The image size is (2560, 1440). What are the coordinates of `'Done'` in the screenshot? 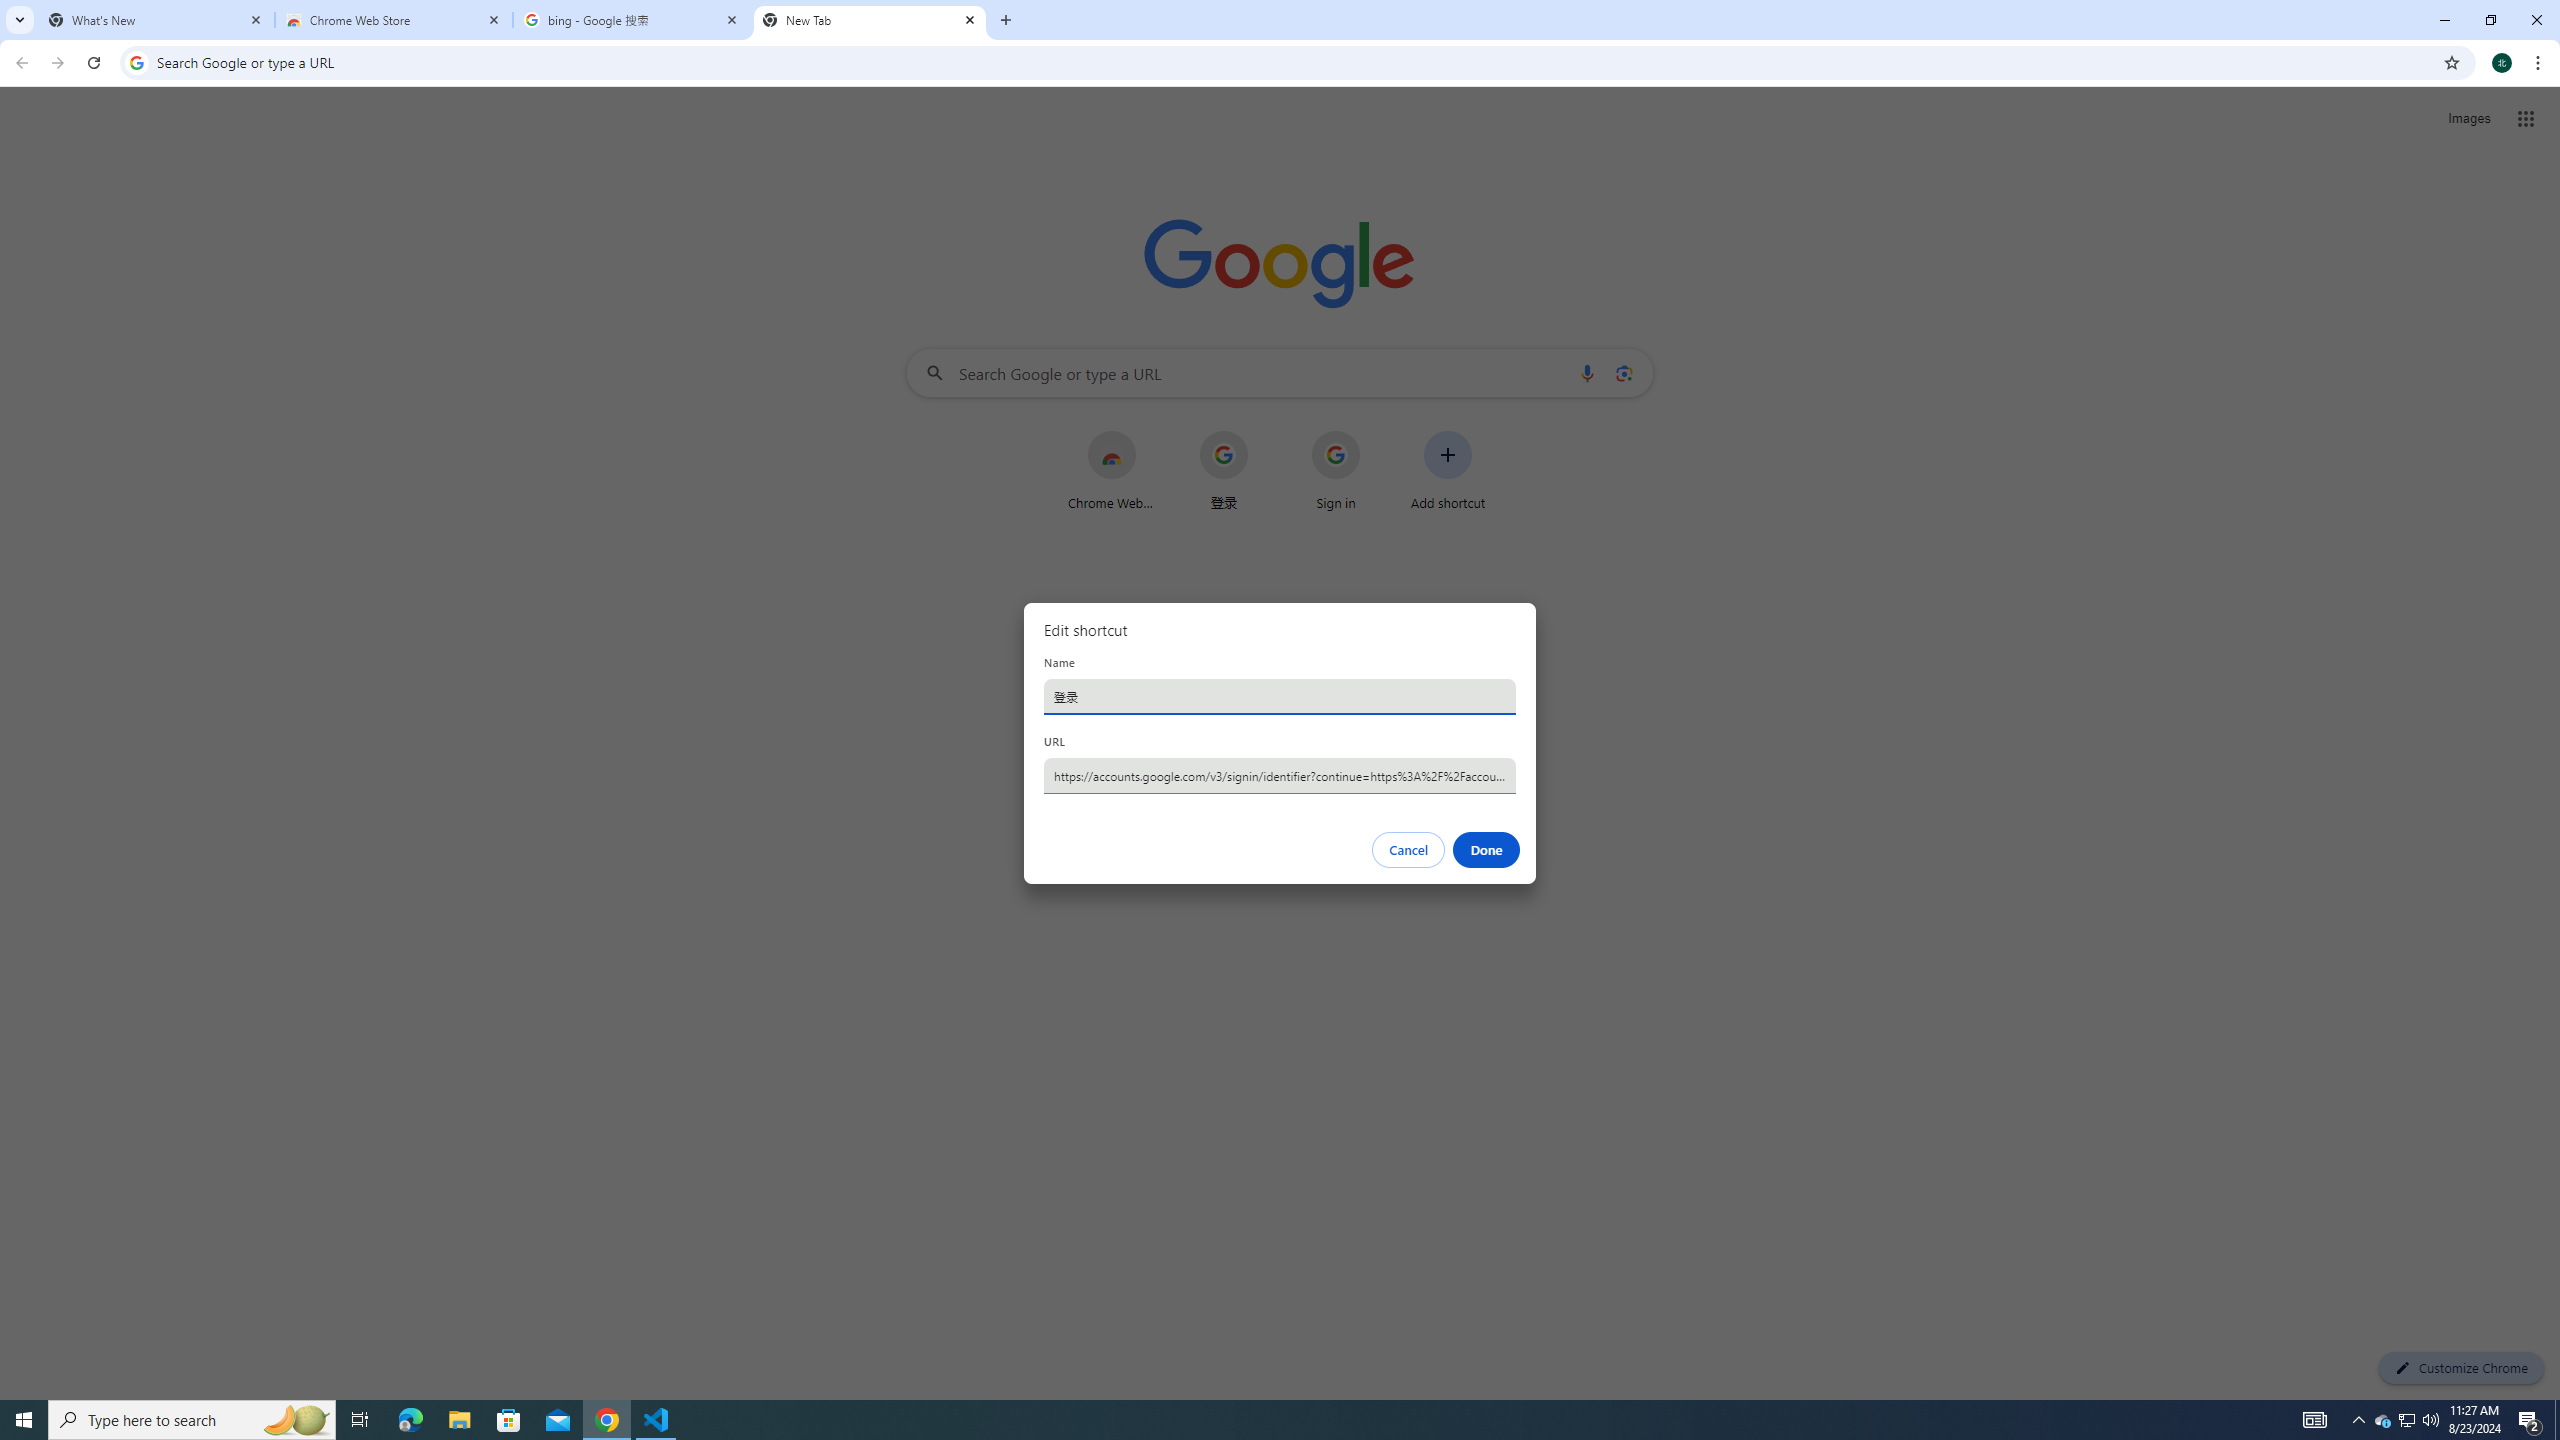 It's located at (1487, 850).